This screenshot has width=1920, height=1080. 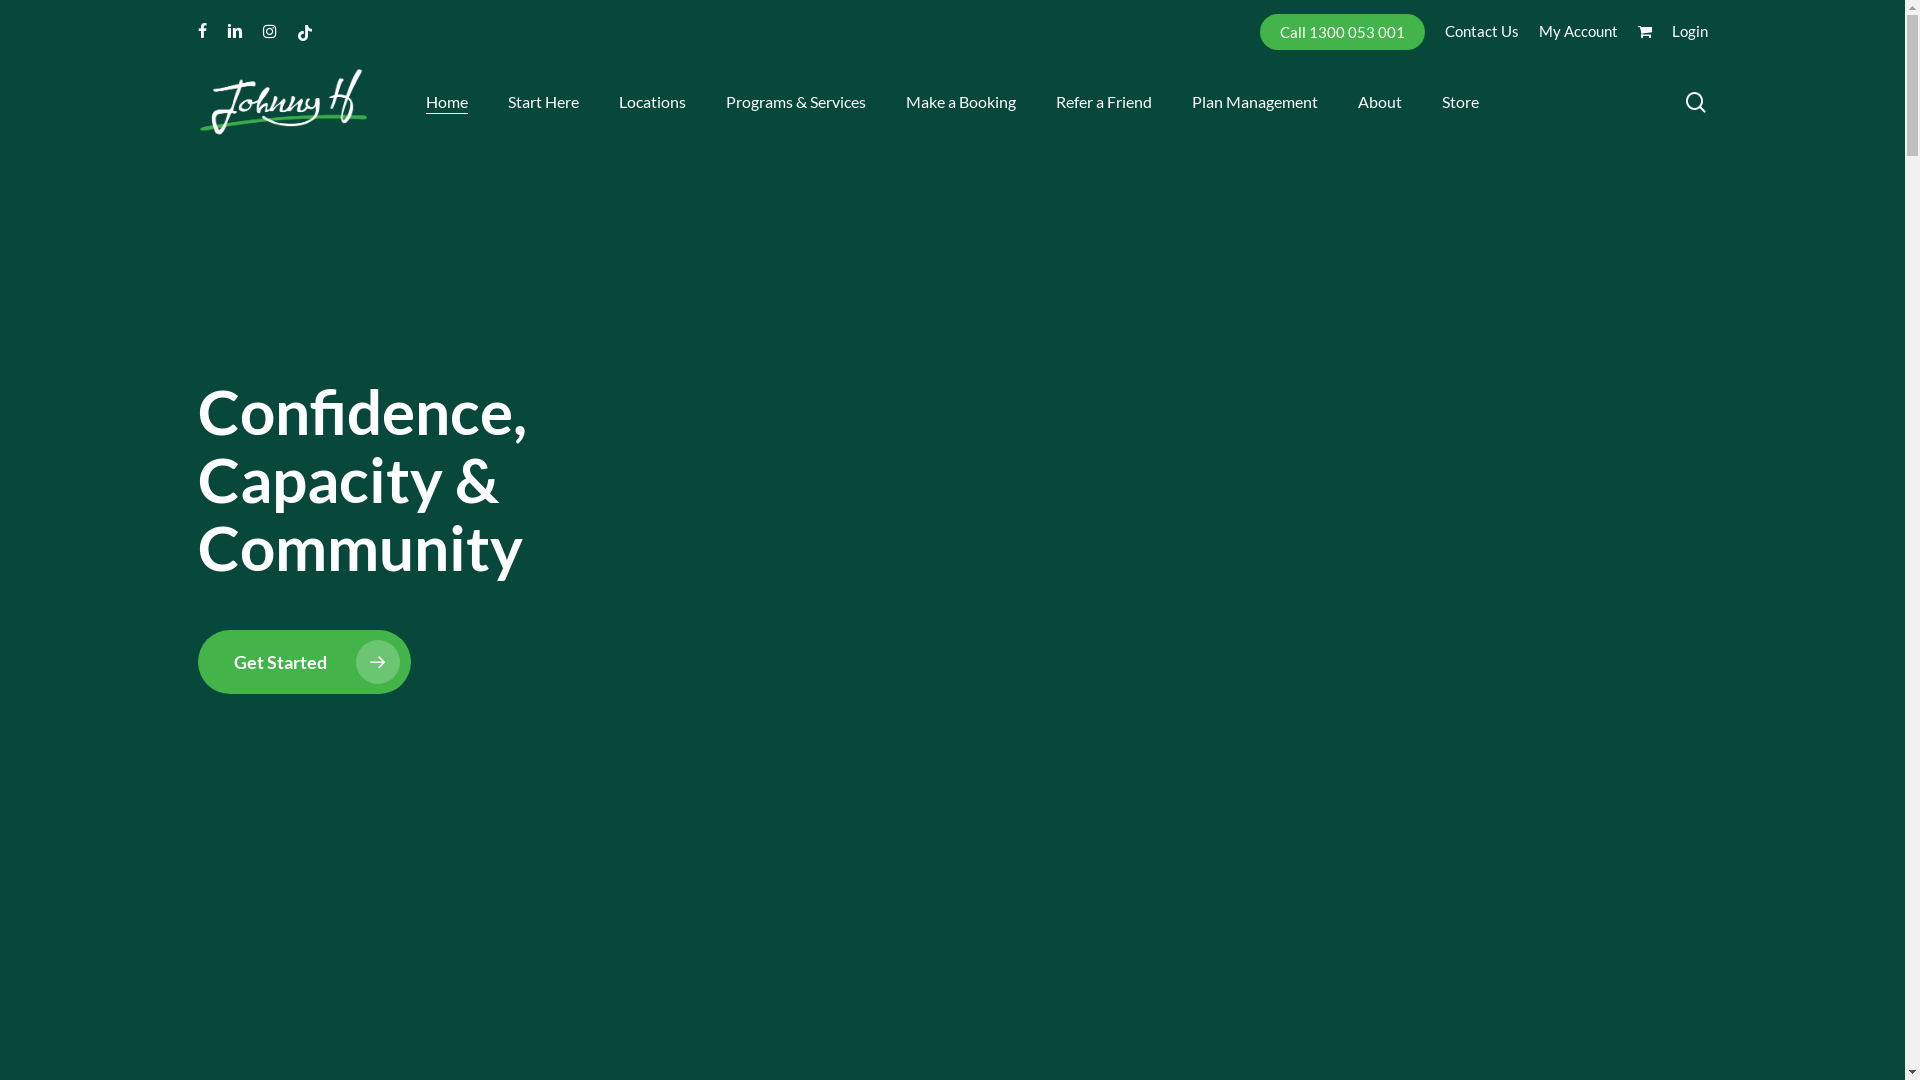 What do you see at coordinates (1379, 101) in the screenshot?
I see `'About'` at bounding box center [1379, 101].